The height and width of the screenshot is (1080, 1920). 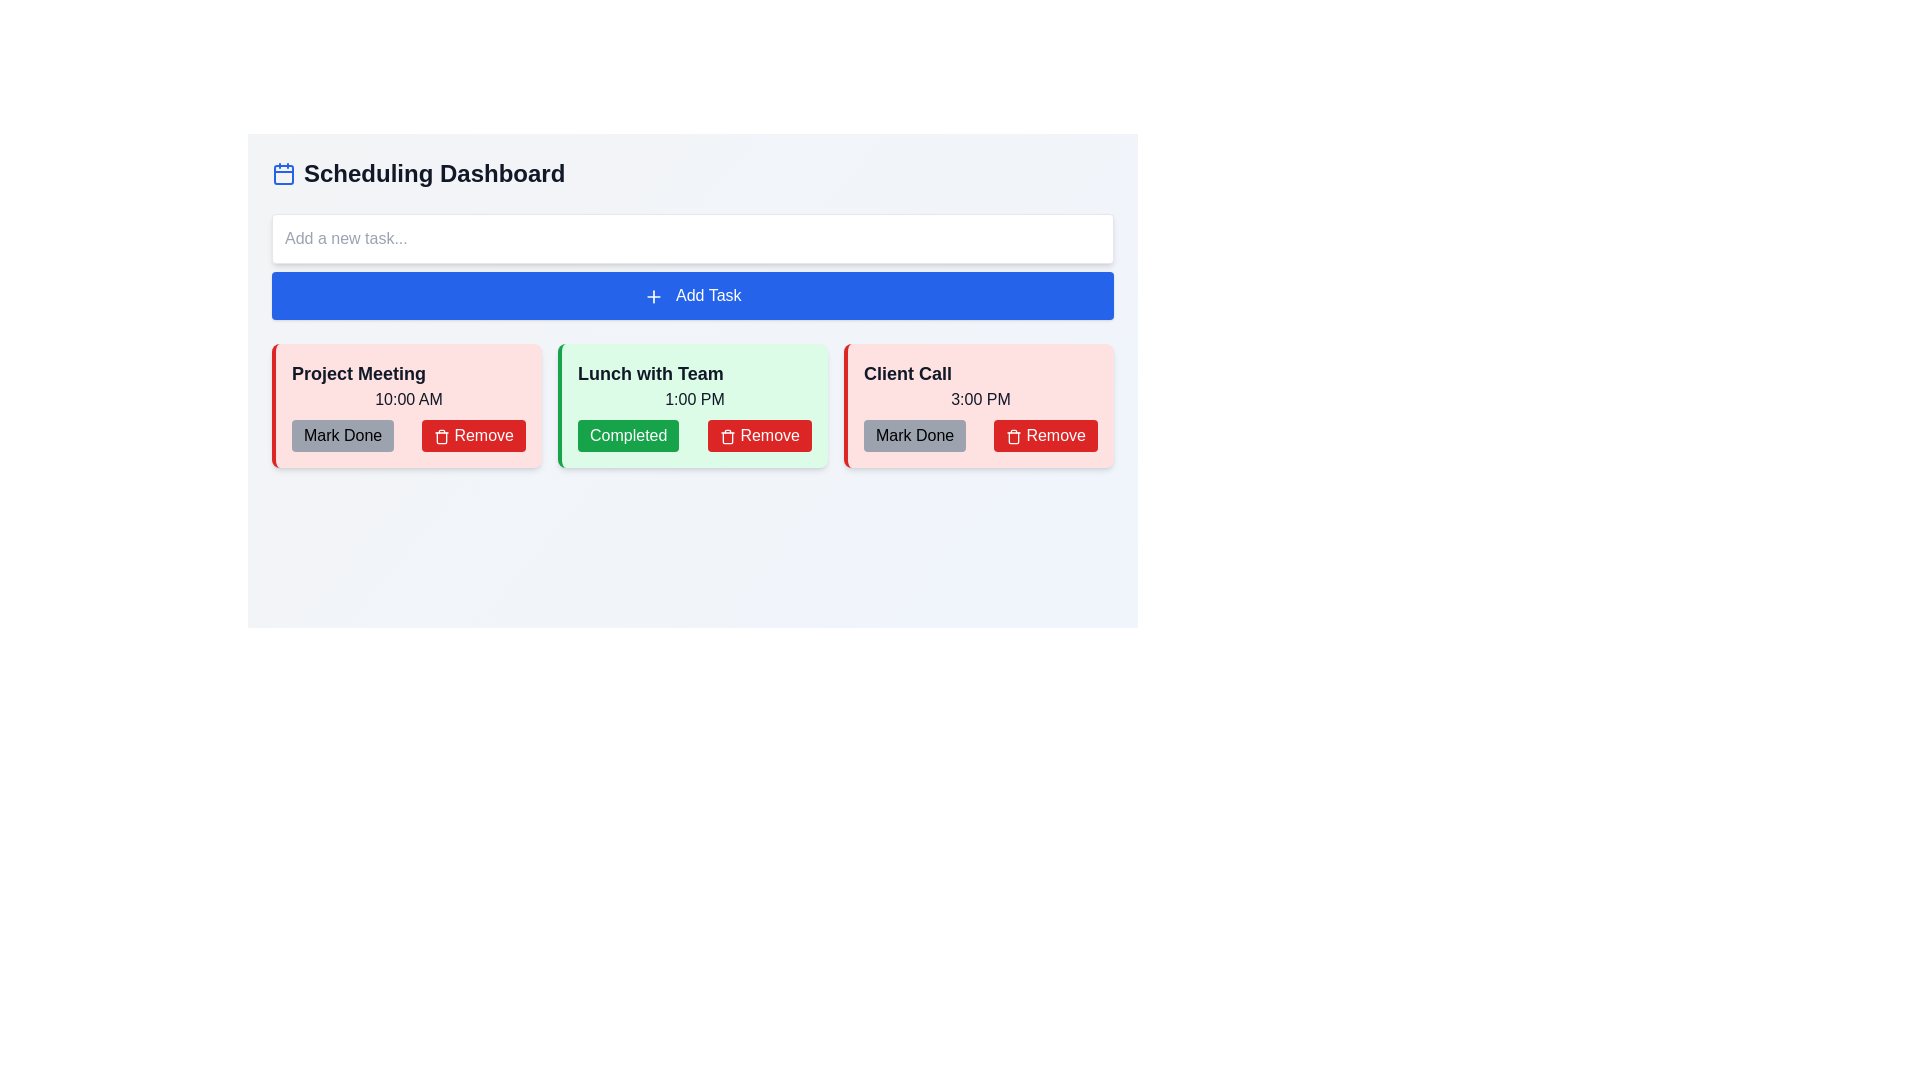 What do you see at coordinates (282, 173) in the screenshot?
I see `the rectangular shape with rounded corners and a distinct blue border within the SVG calendar icon, located near the top-left corner of the interface` at bounding box center [282, 173].